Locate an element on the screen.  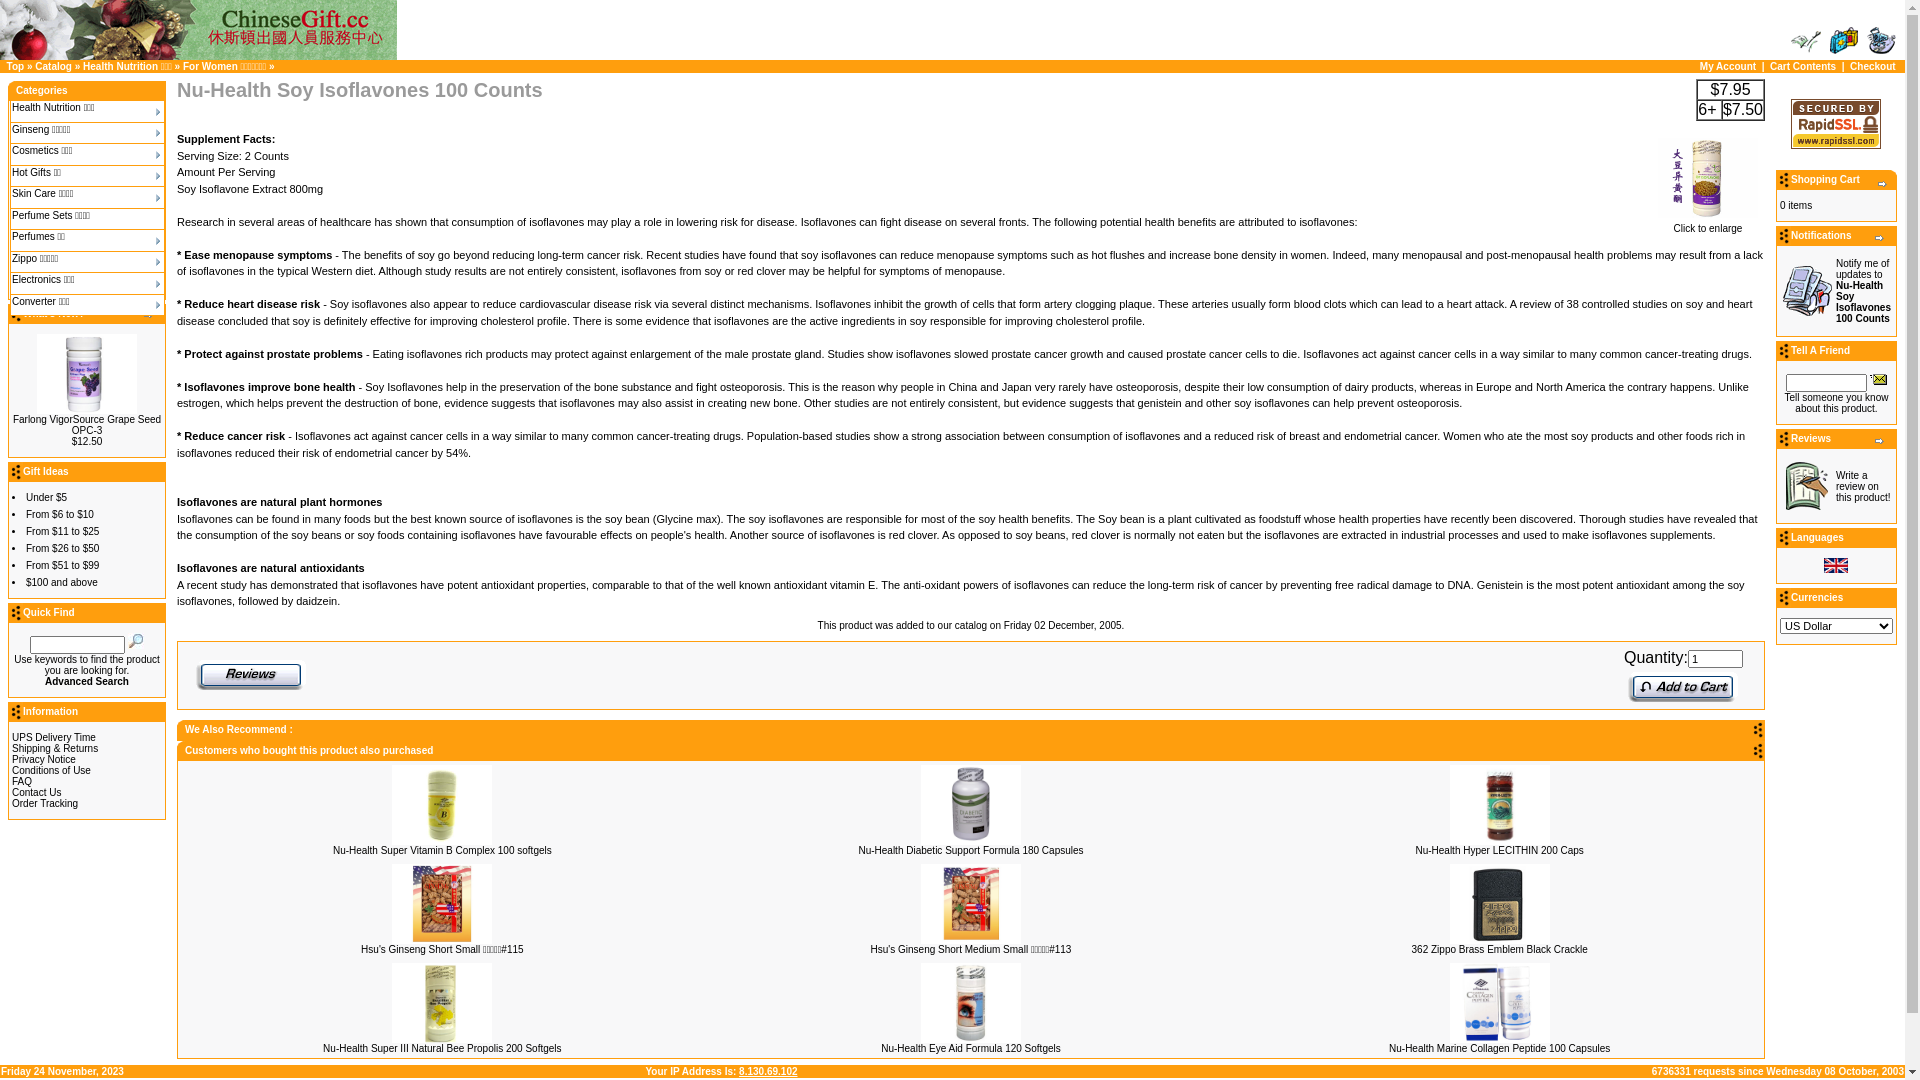
'$100 and above' is located at coordinates (62, 582).